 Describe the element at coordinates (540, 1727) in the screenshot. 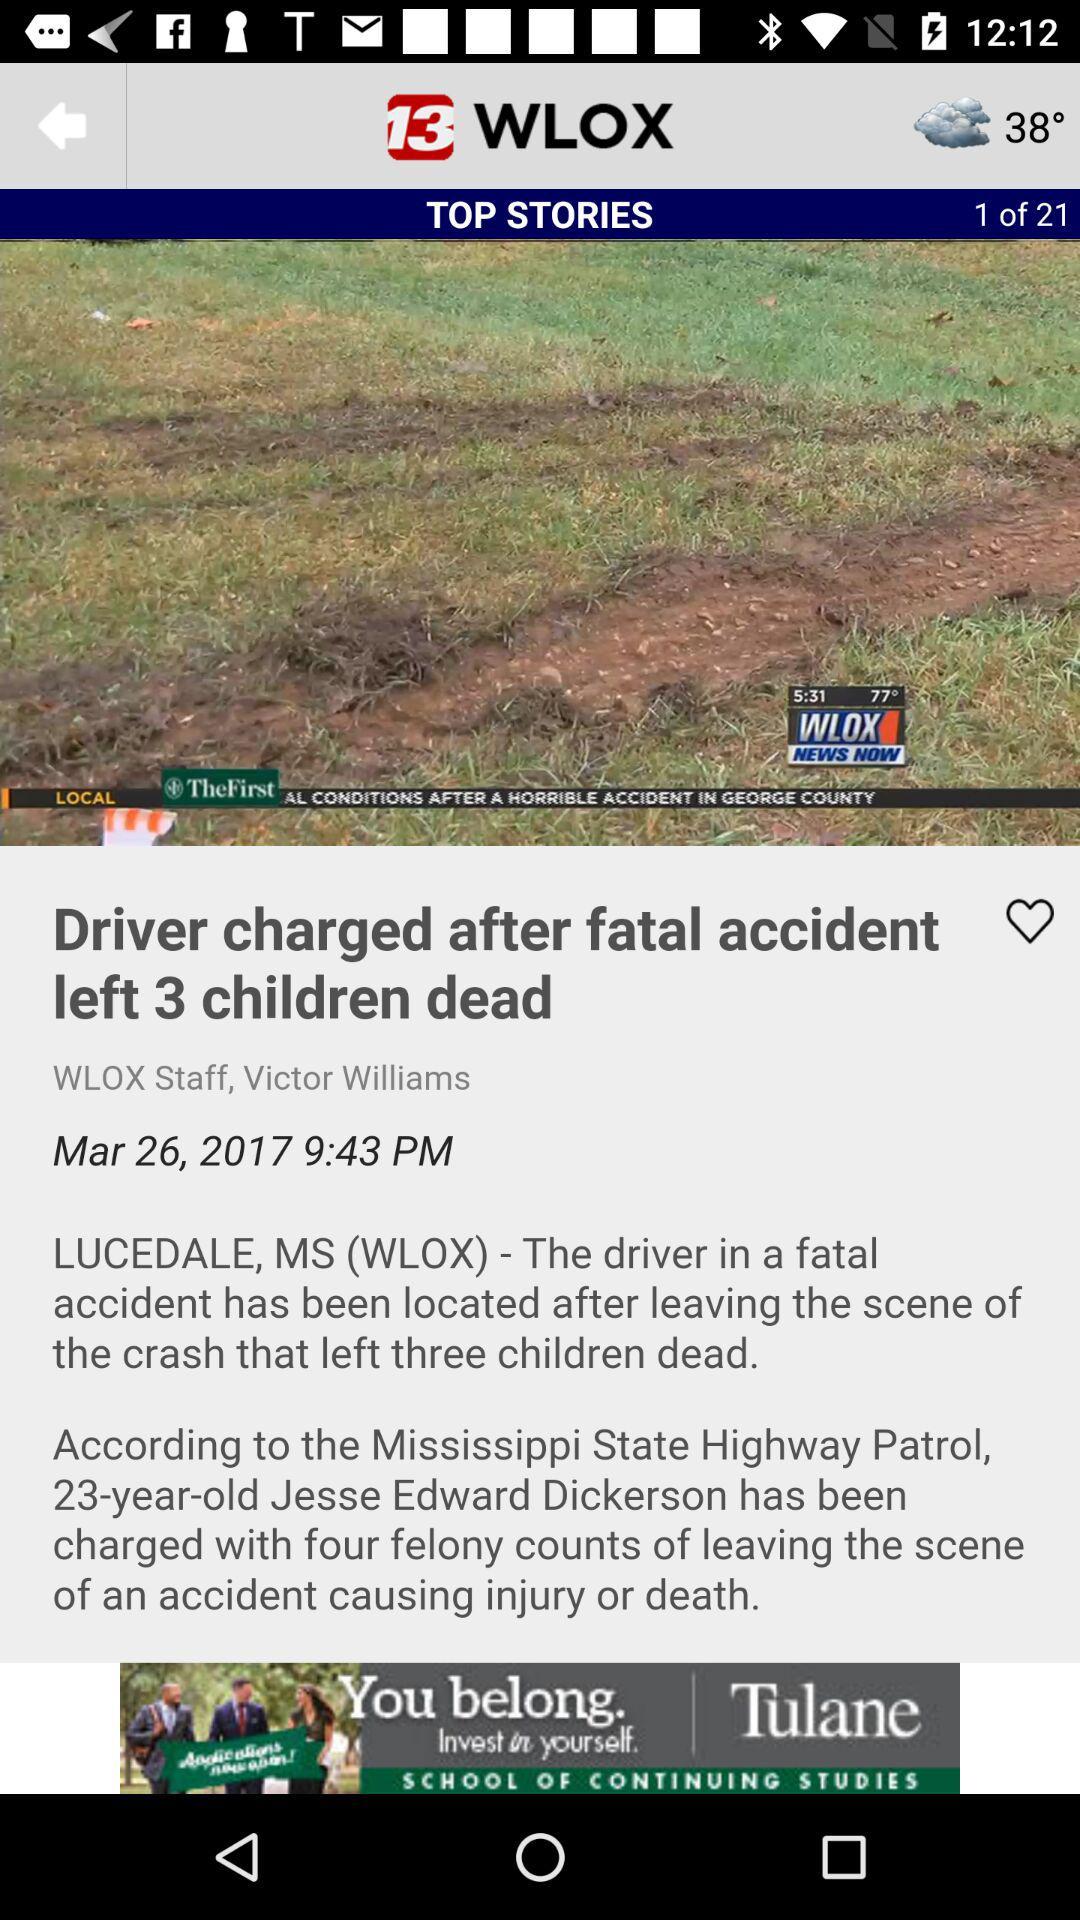

I see `advertisement website` at that location.